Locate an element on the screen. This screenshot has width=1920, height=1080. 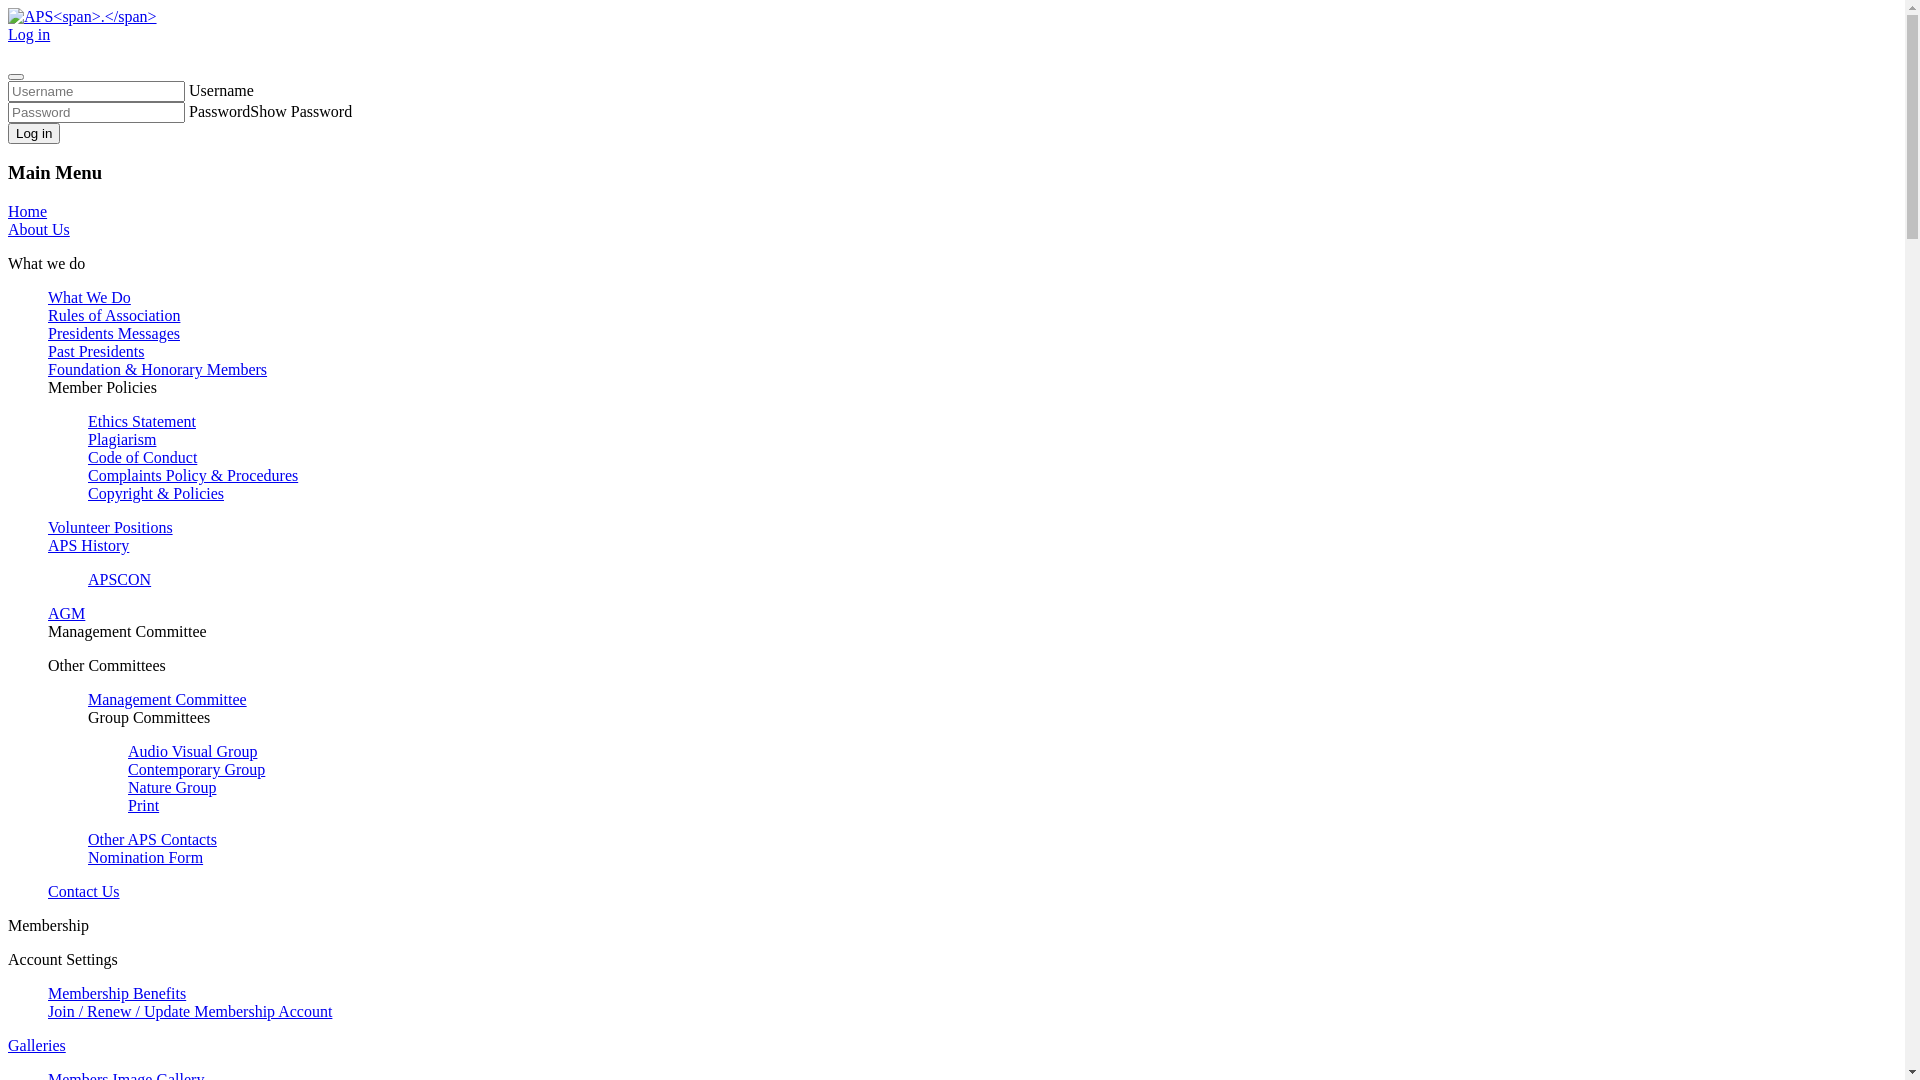
'Galleries' is located at coordinates (37, 1044).